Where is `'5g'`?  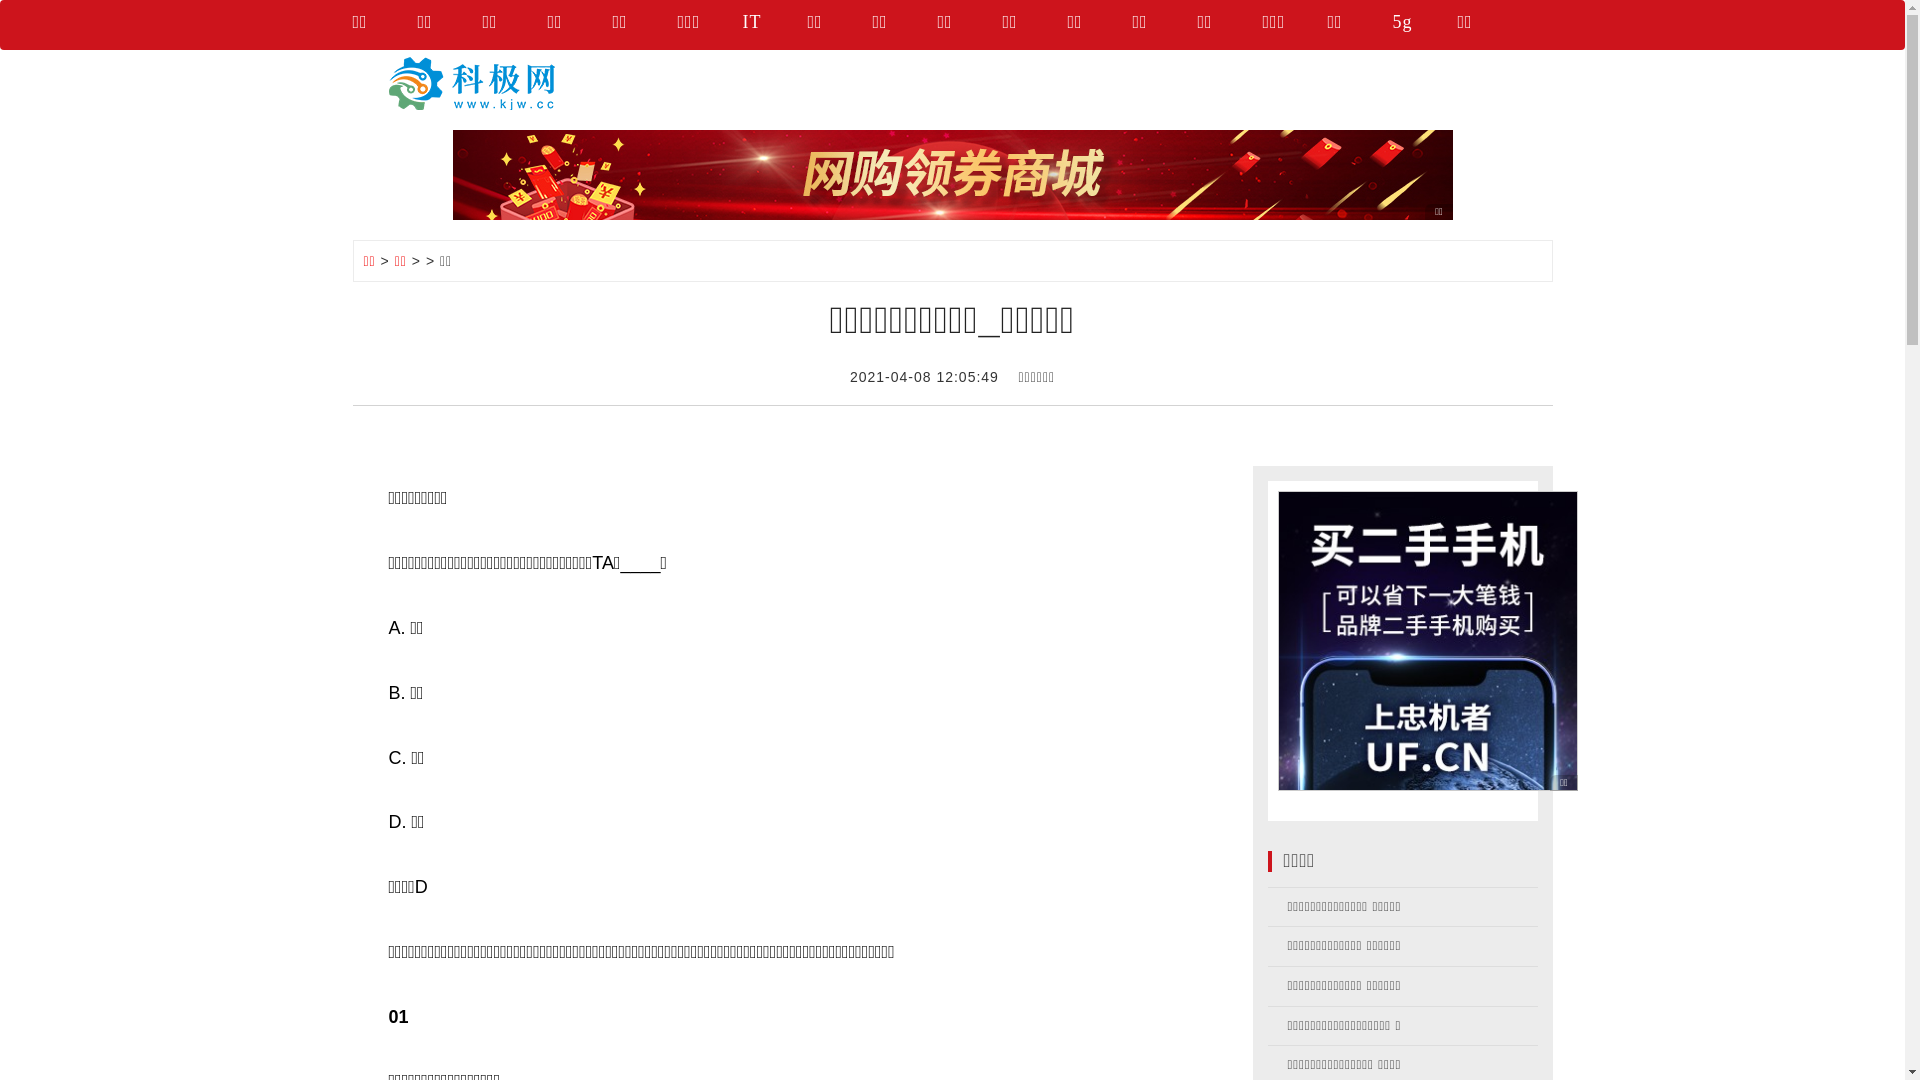
'5g' is located at coordinates (1423, 24).